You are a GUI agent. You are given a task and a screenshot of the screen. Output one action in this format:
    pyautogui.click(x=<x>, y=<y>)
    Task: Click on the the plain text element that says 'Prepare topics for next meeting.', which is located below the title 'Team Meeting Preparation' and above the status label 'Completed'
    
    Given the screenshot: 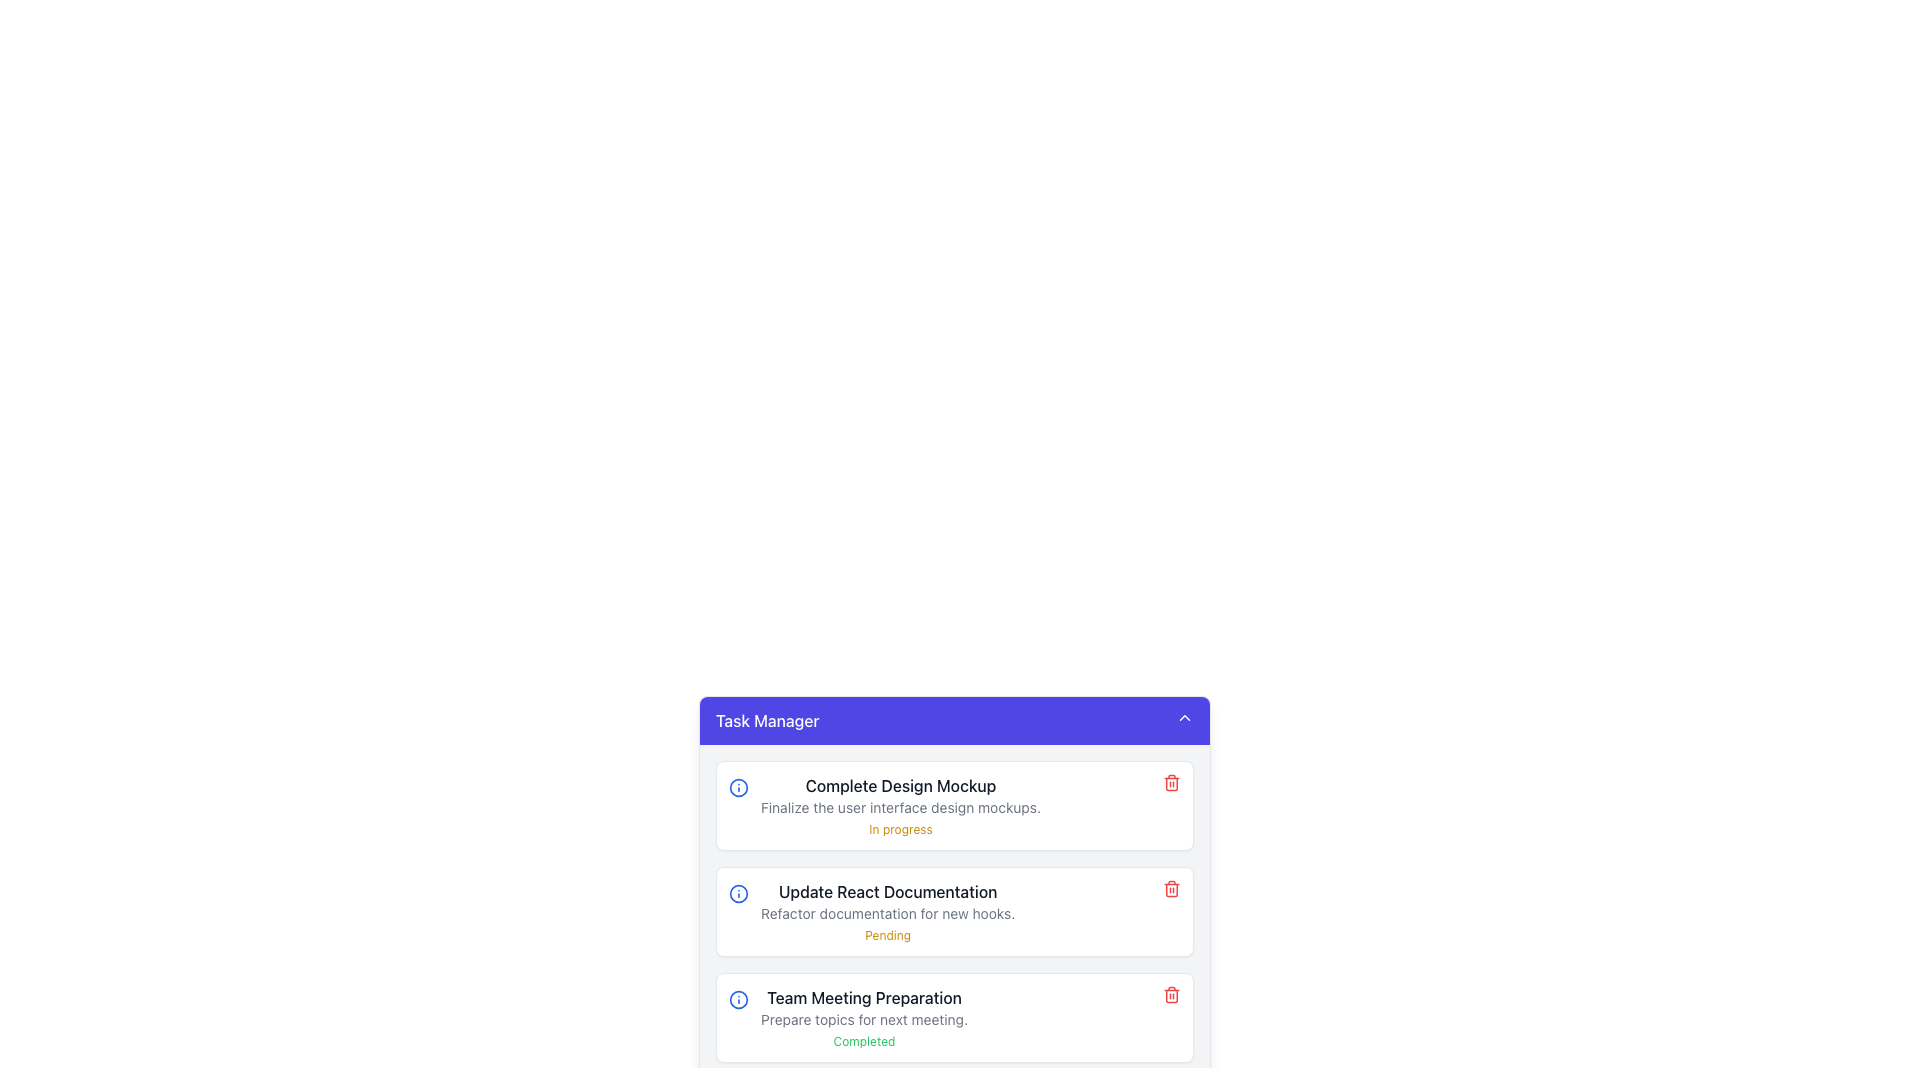 What is the action you would take?
    pyautogui.click(x=864, y=1019)
    